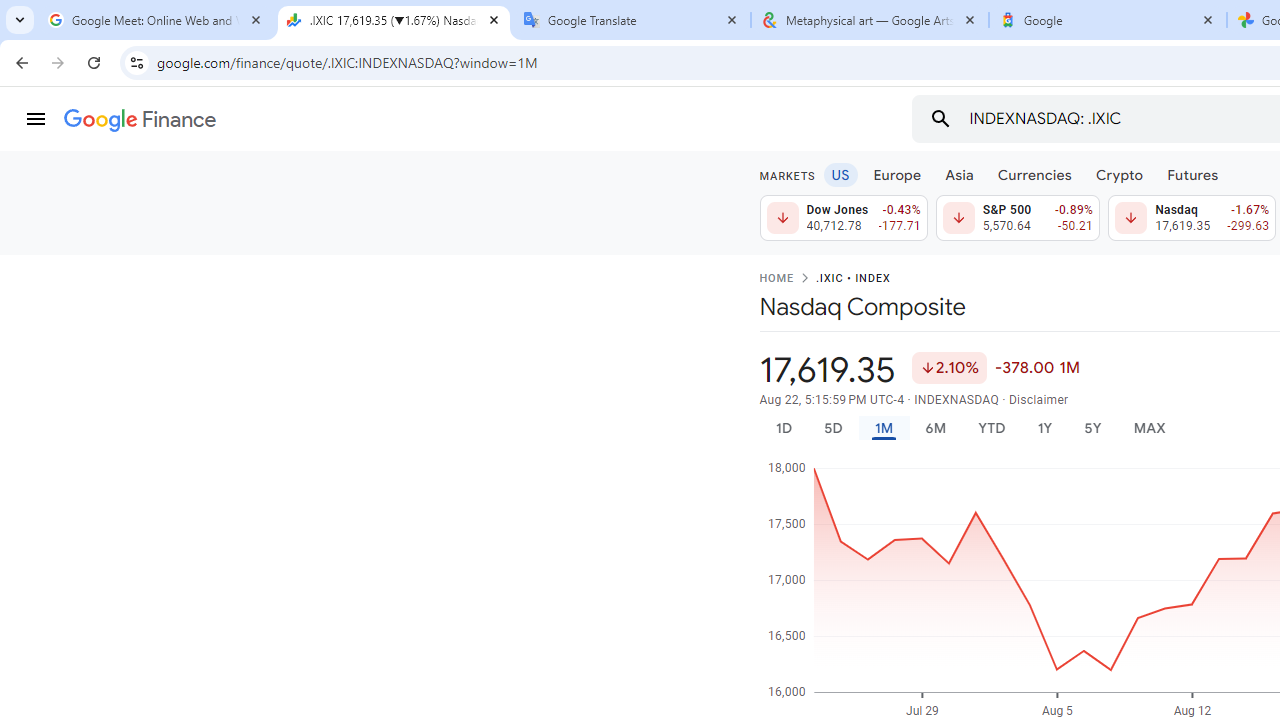 Image resolution: width=1280 pixels, height=720 pixels. I want to click on 'Google', so click(1107, 20).